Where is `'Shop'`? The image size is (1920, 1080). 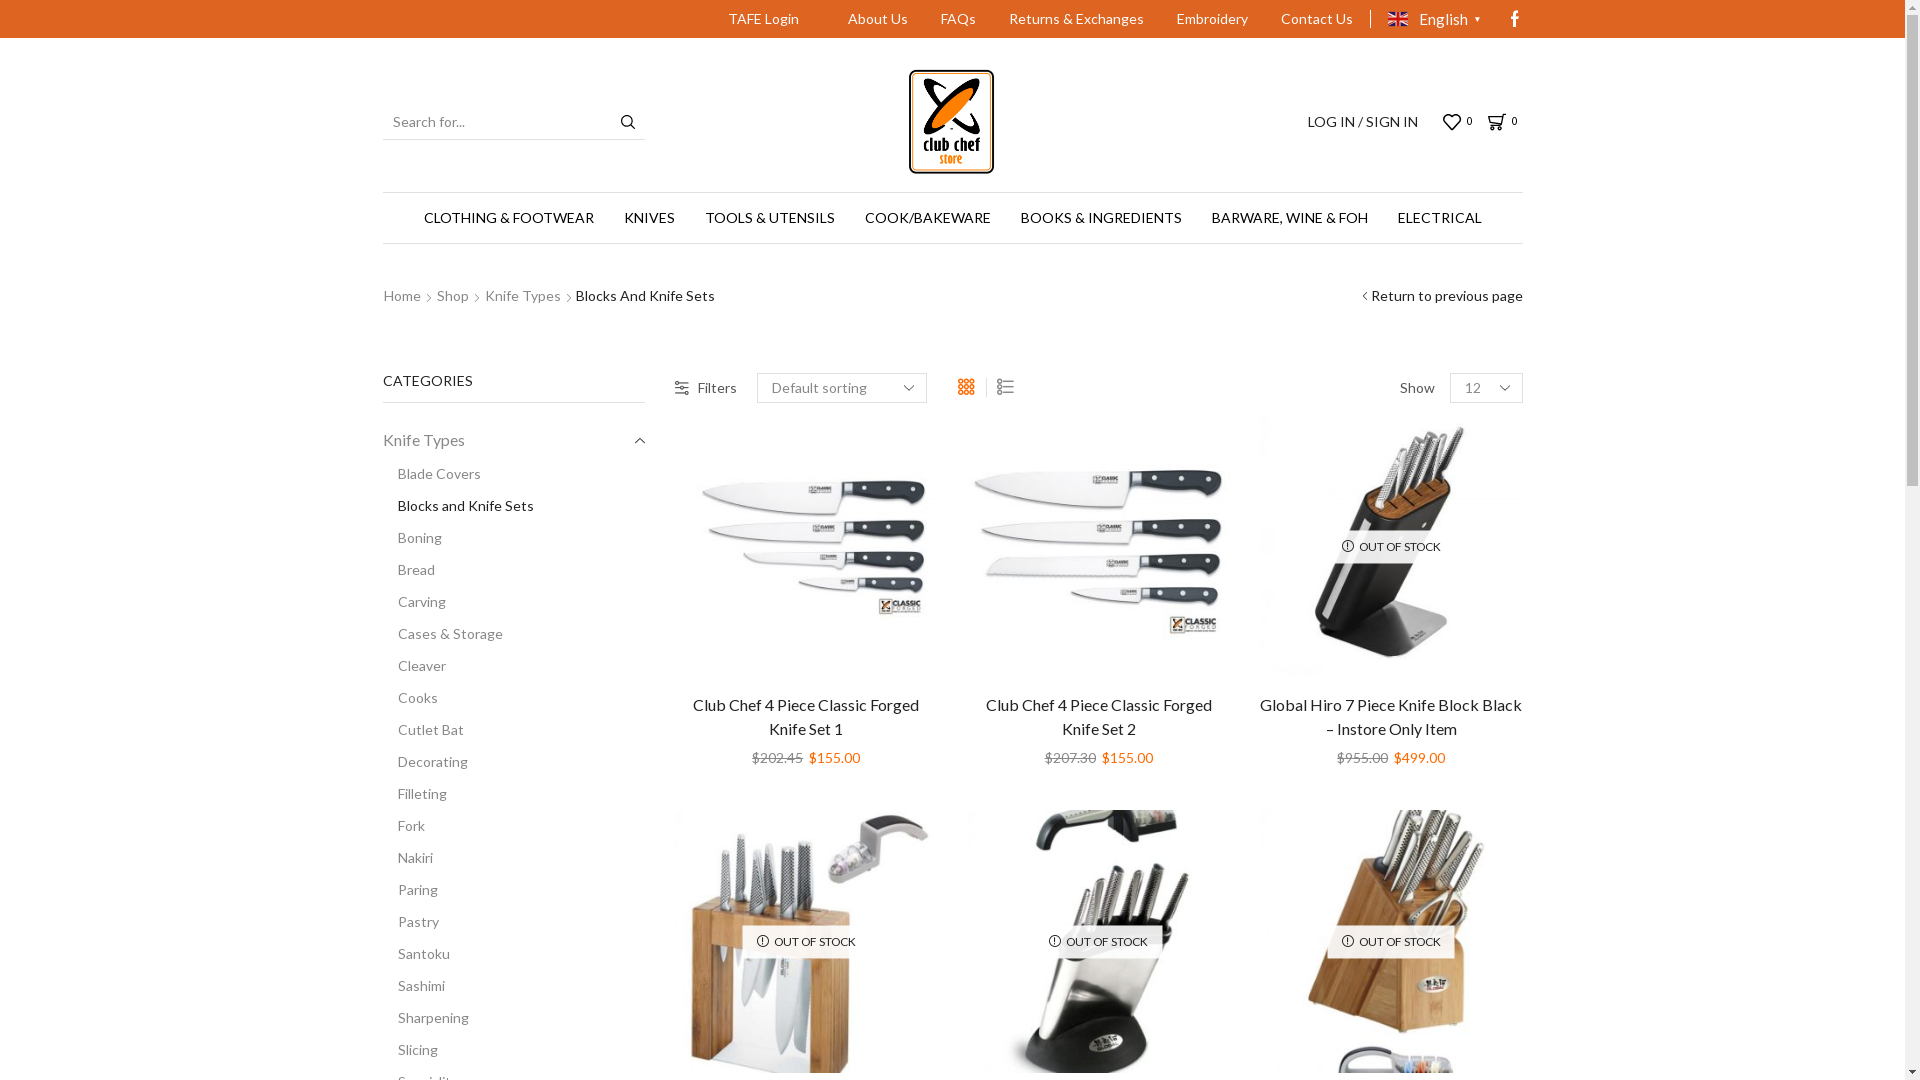 'Shop' is located at coordinates (435, 296).